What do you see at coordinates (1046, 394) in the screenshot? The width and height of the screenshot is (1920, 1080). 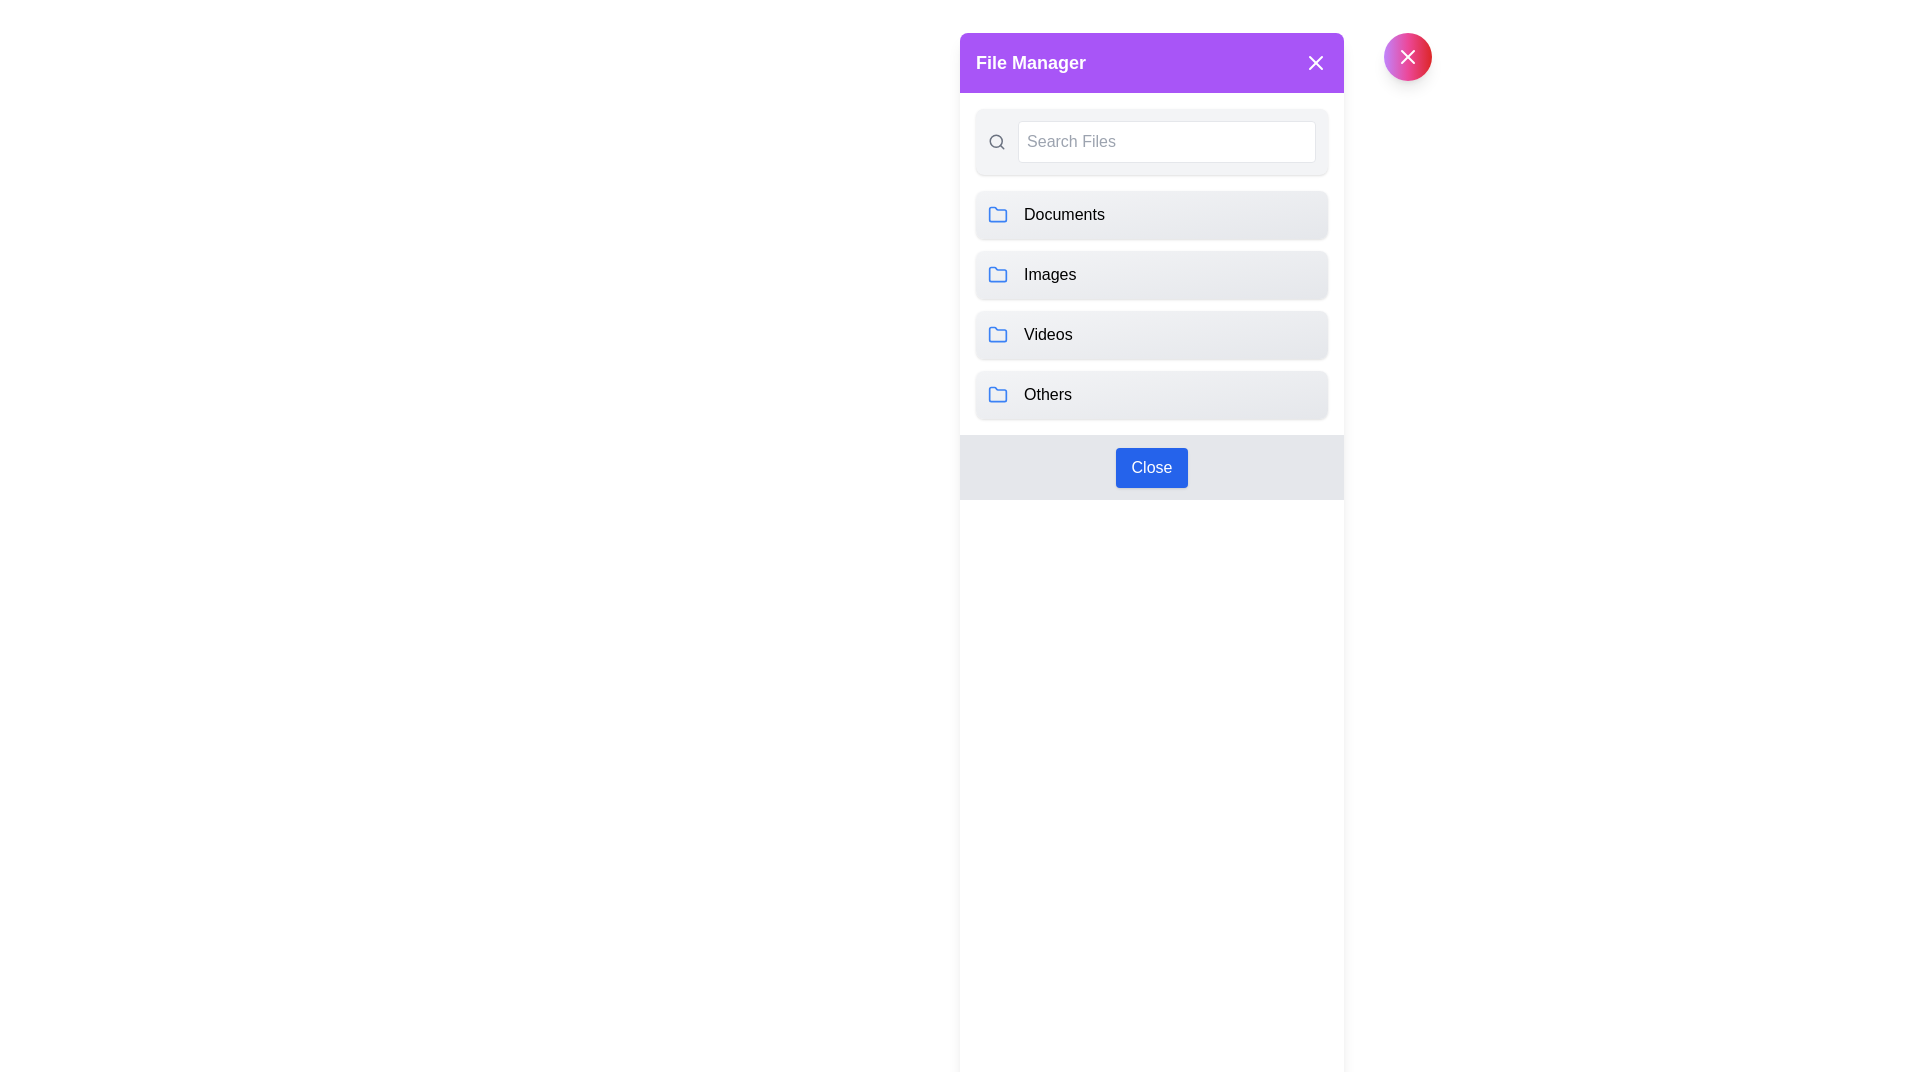 I see `the text label reading 'Others' located on a gray background in the overlay panel labeled 'File Manager'` at bounding box center [1046, 394].